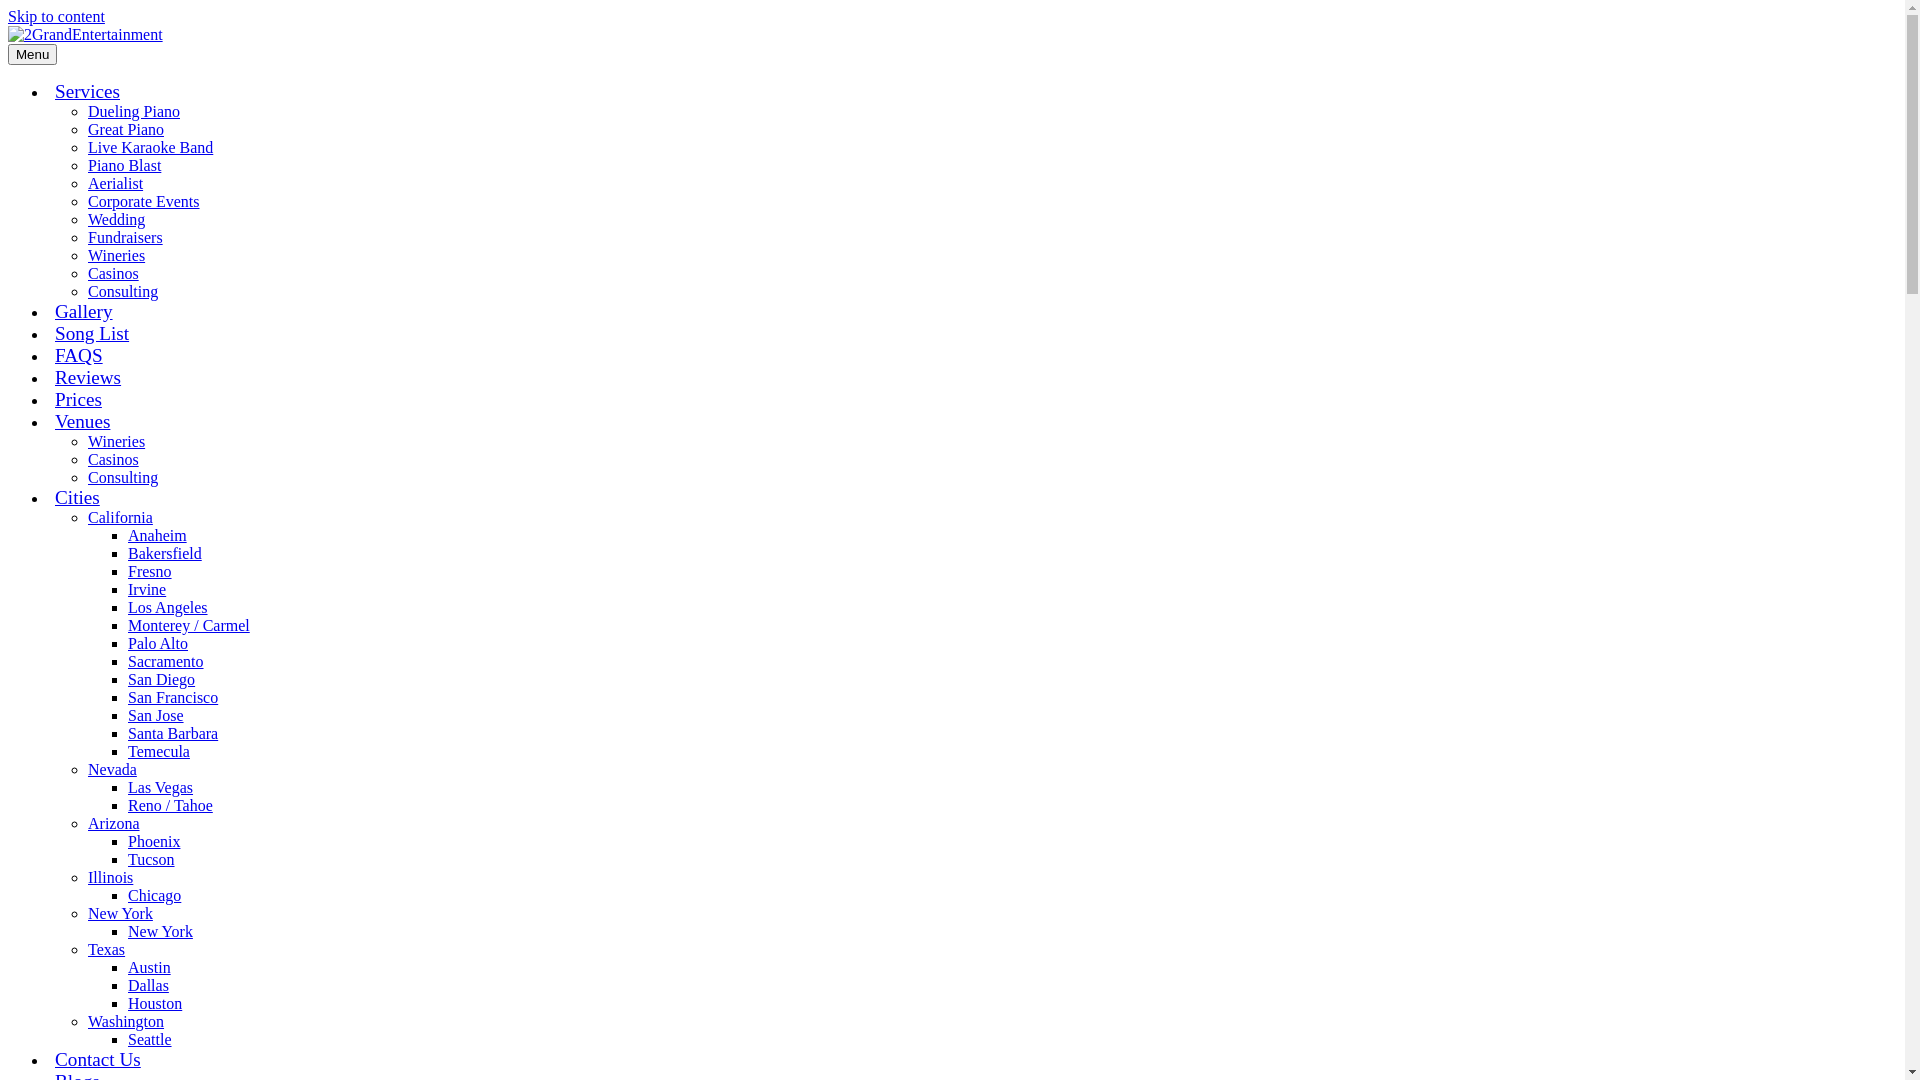 Image resolution: width=1920 pixels, height=1080 pixels. Describe the element at coordinates (148, 1038) in the screenshot. I see `'Seattle'` at that location.